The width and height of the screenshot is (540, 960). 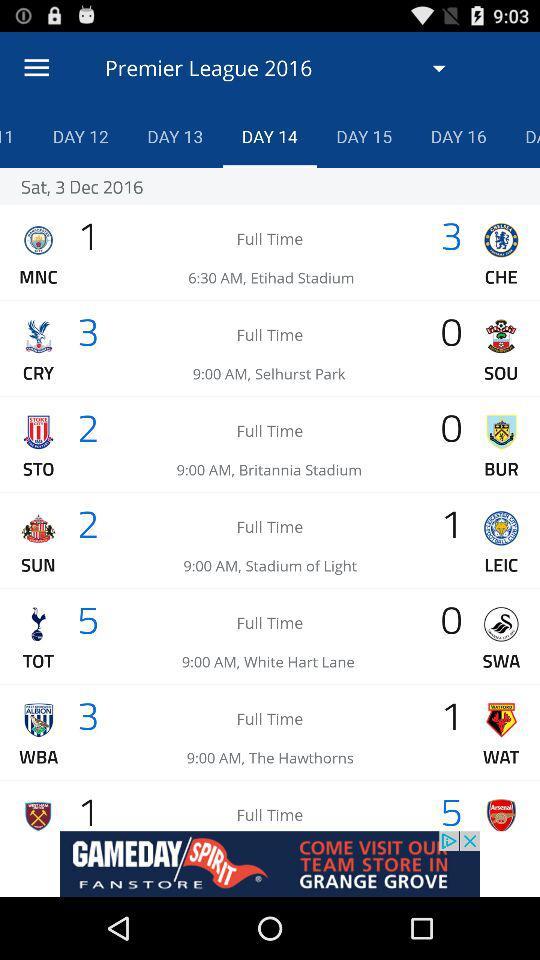 What do you see at coordinates (270, 863) in the screenshot?
I see `so the advertisement` at bounding box center [270, 863].